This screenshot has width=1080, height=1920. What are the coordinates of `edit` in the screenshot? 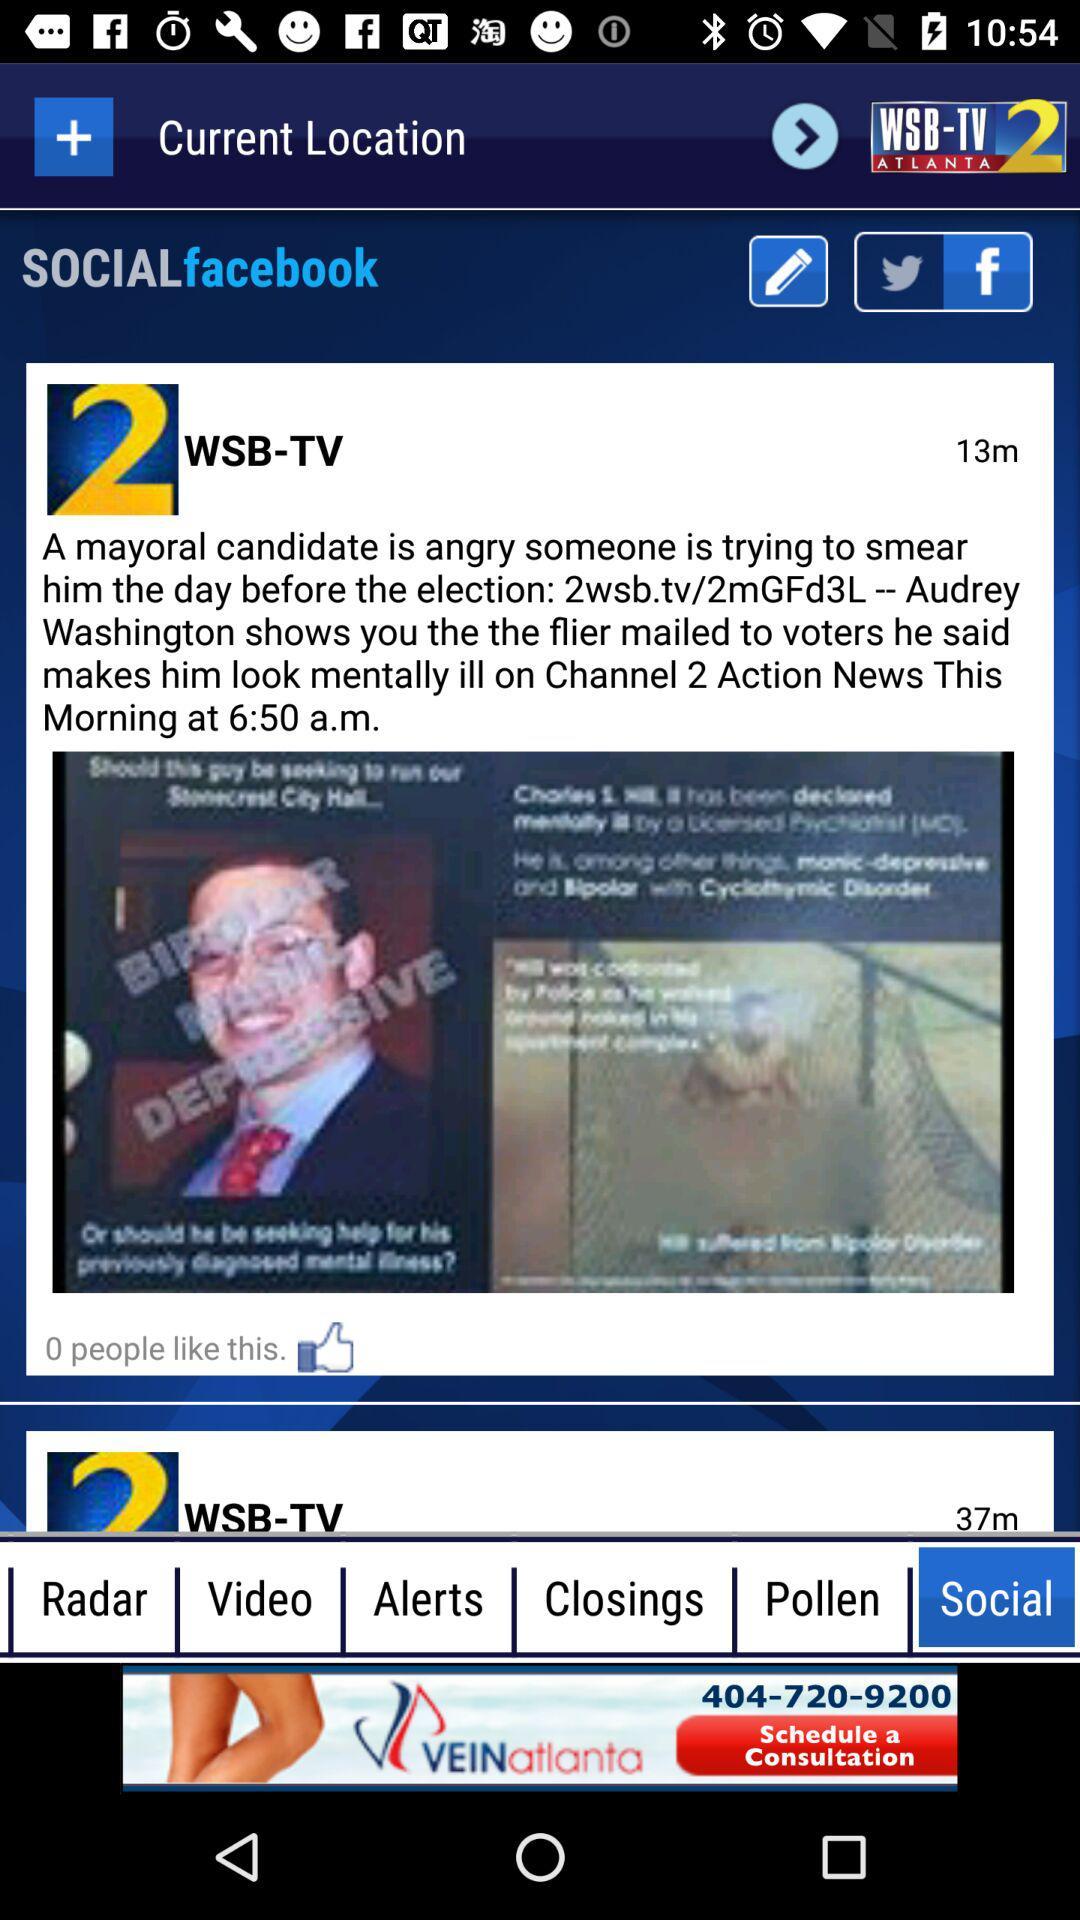 It's located at (787, 270).